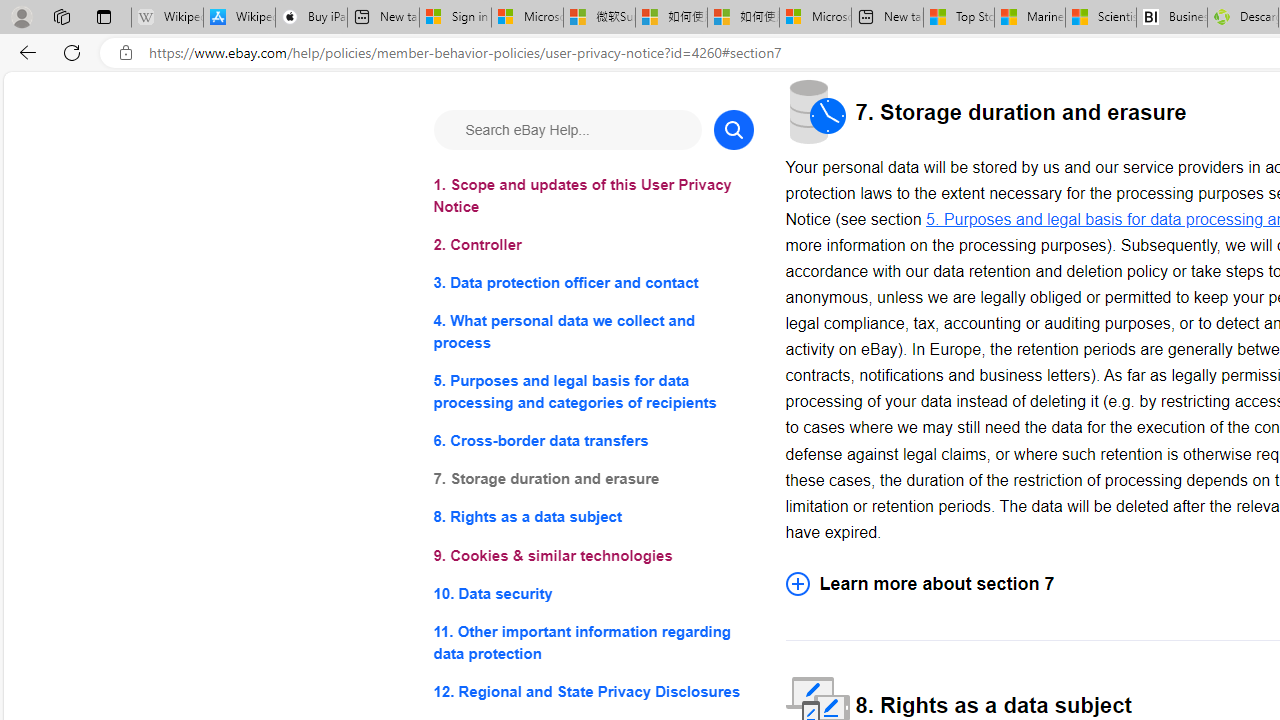 The width and height of the screenshot is (1280, 720). What do you see at coordinates (592, 690) in the screenshot?
I see `'12. Regional and State Privacy Disclosures'` at bounding box center [592, 690].